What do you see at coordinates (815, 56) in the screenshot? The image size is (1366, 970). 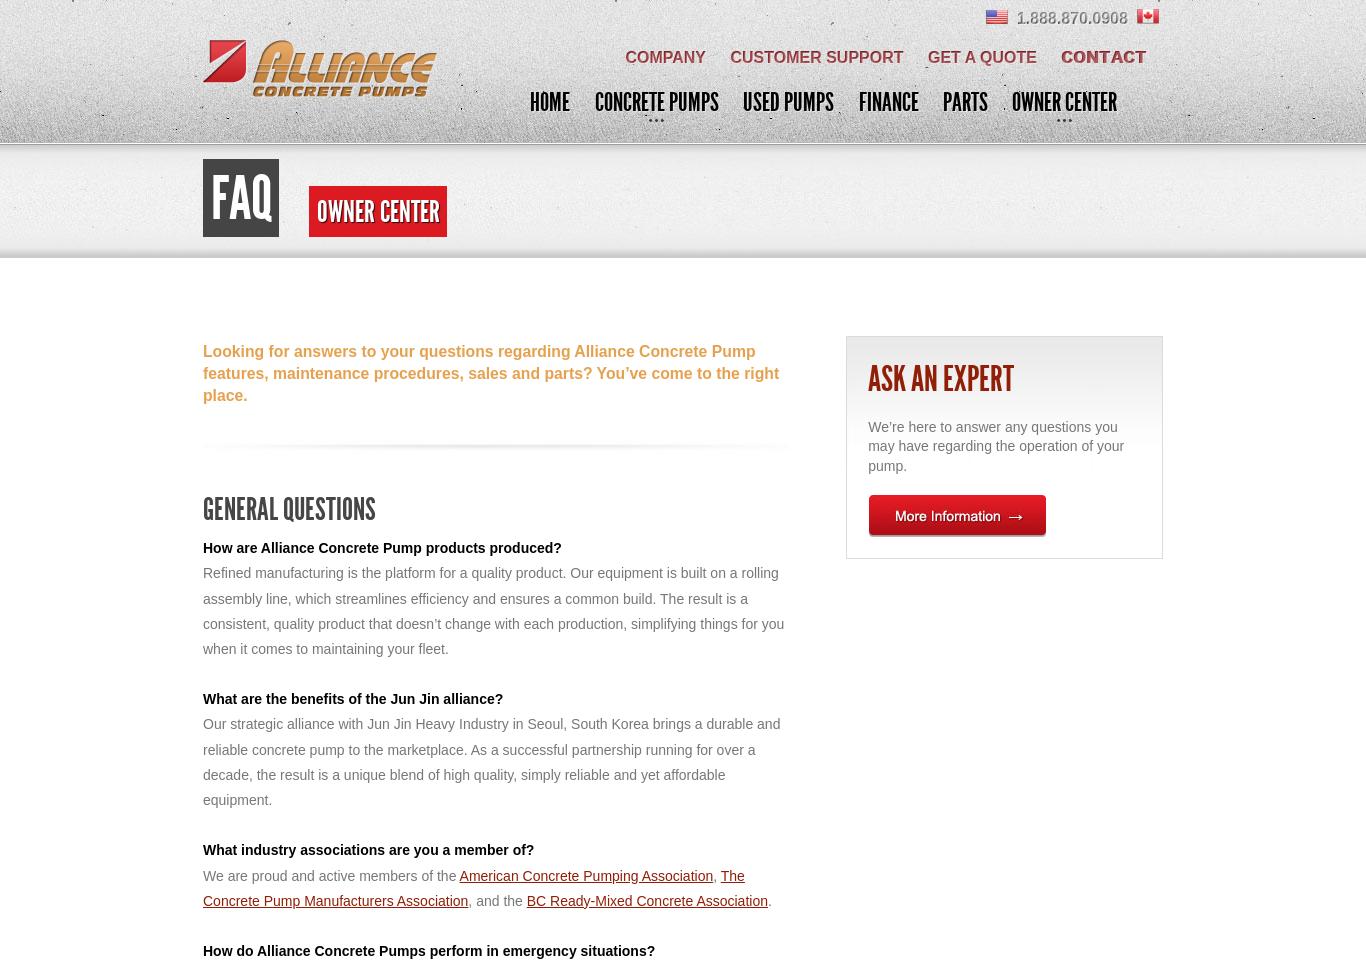 I see `'Customer Support'` at bounding box center [815, 56].